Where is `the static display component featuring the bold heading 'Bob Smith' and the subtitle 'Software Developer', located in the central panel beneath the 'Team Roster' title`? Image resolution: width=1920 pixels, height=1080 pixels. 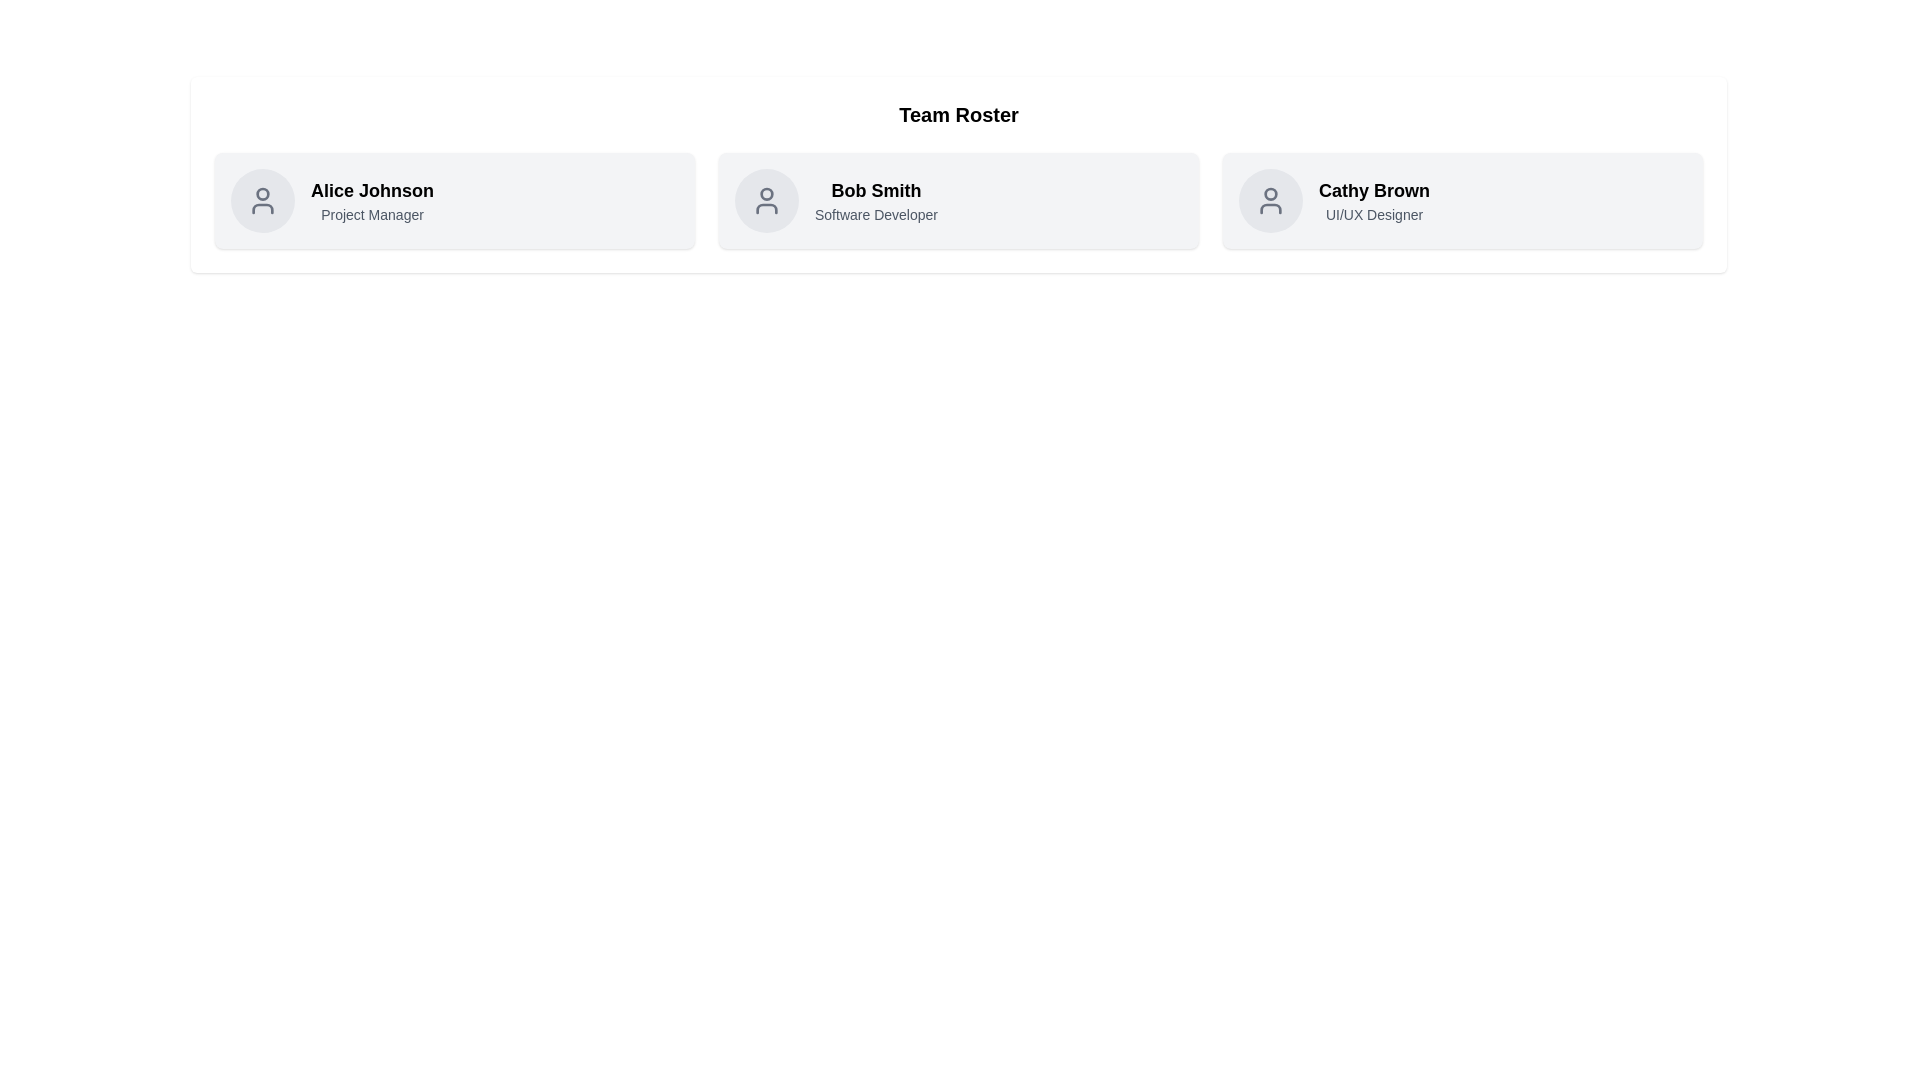
the static display component featuring the bold heading 'Bob Smith' and the subtitle 'Software Developer', located in the central panel beneath the 'Team Roster' title is located at coordinates (876, 200).